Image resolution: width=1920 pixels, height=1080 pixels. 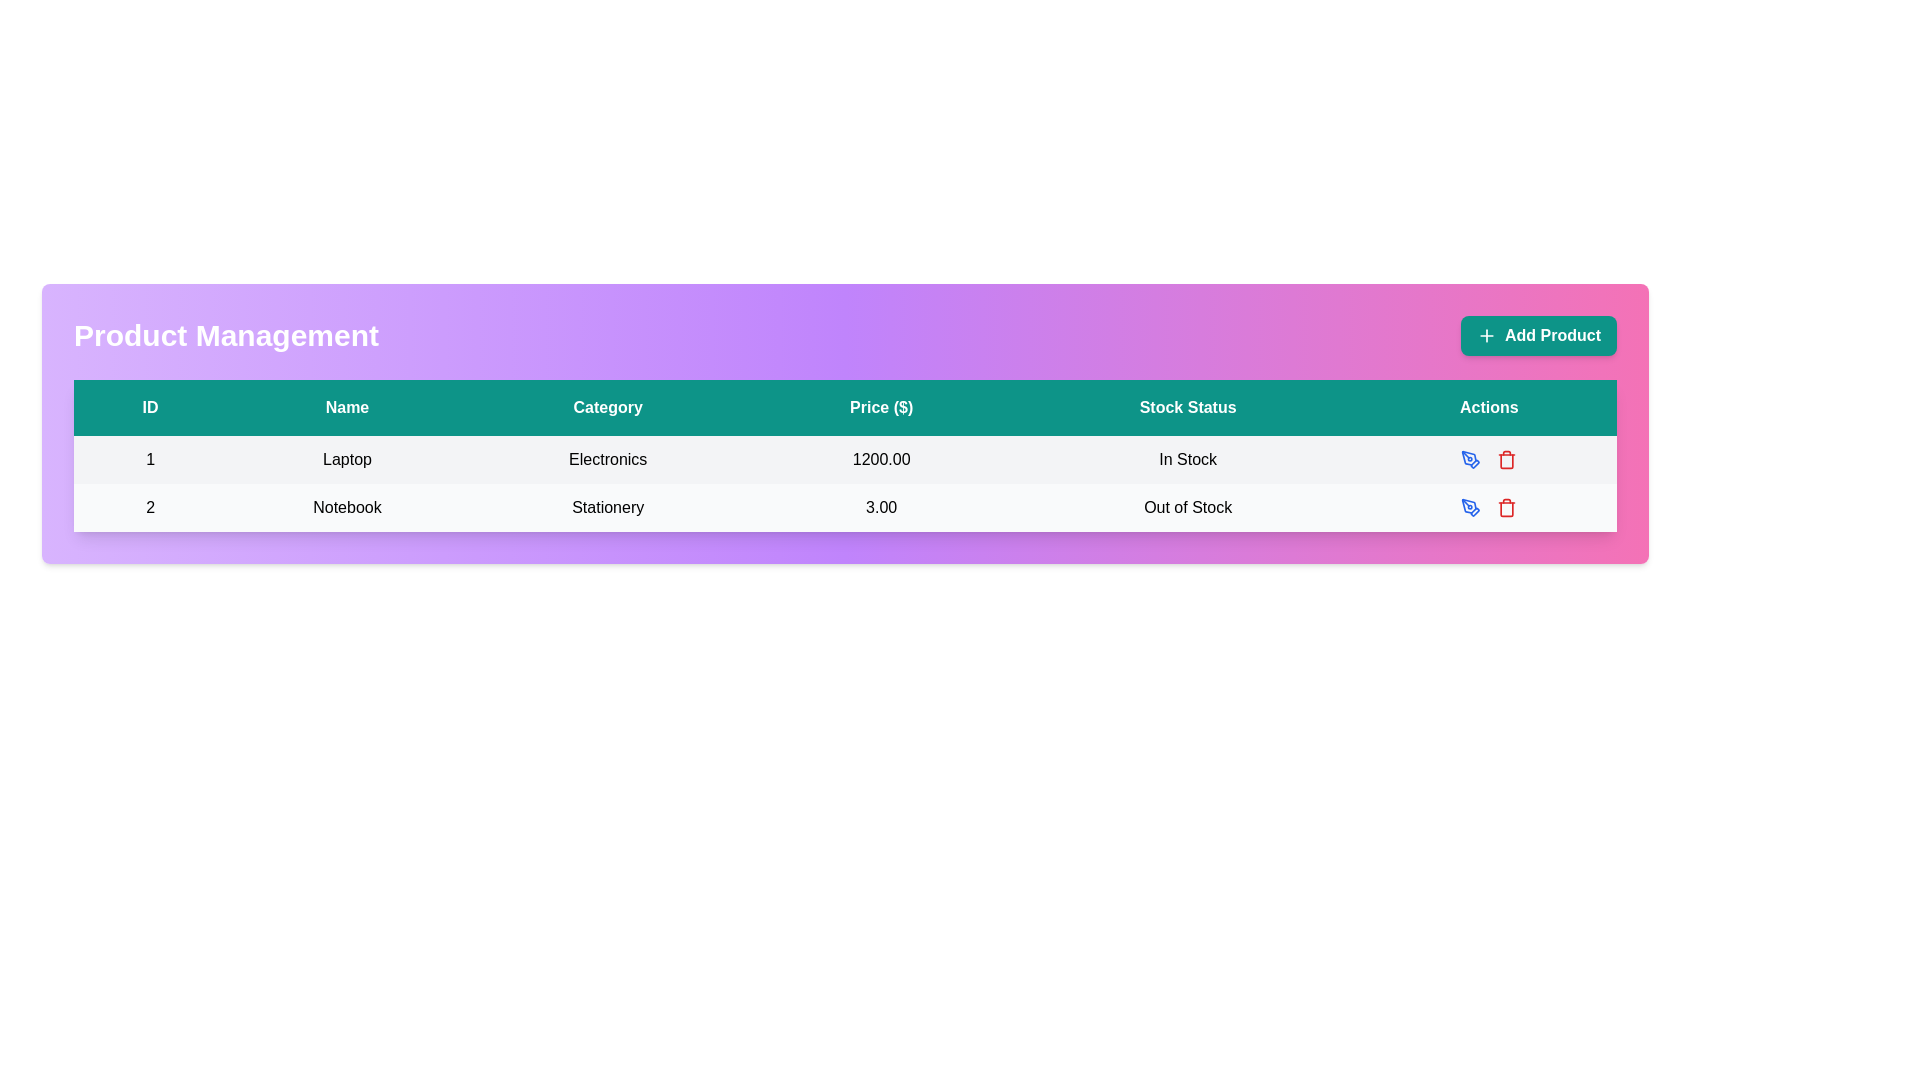 I want to click on the 'Name' column header cell in the table, which is the second header from the left, indicating the names of items in the dataset, so click(x=347, y=407).